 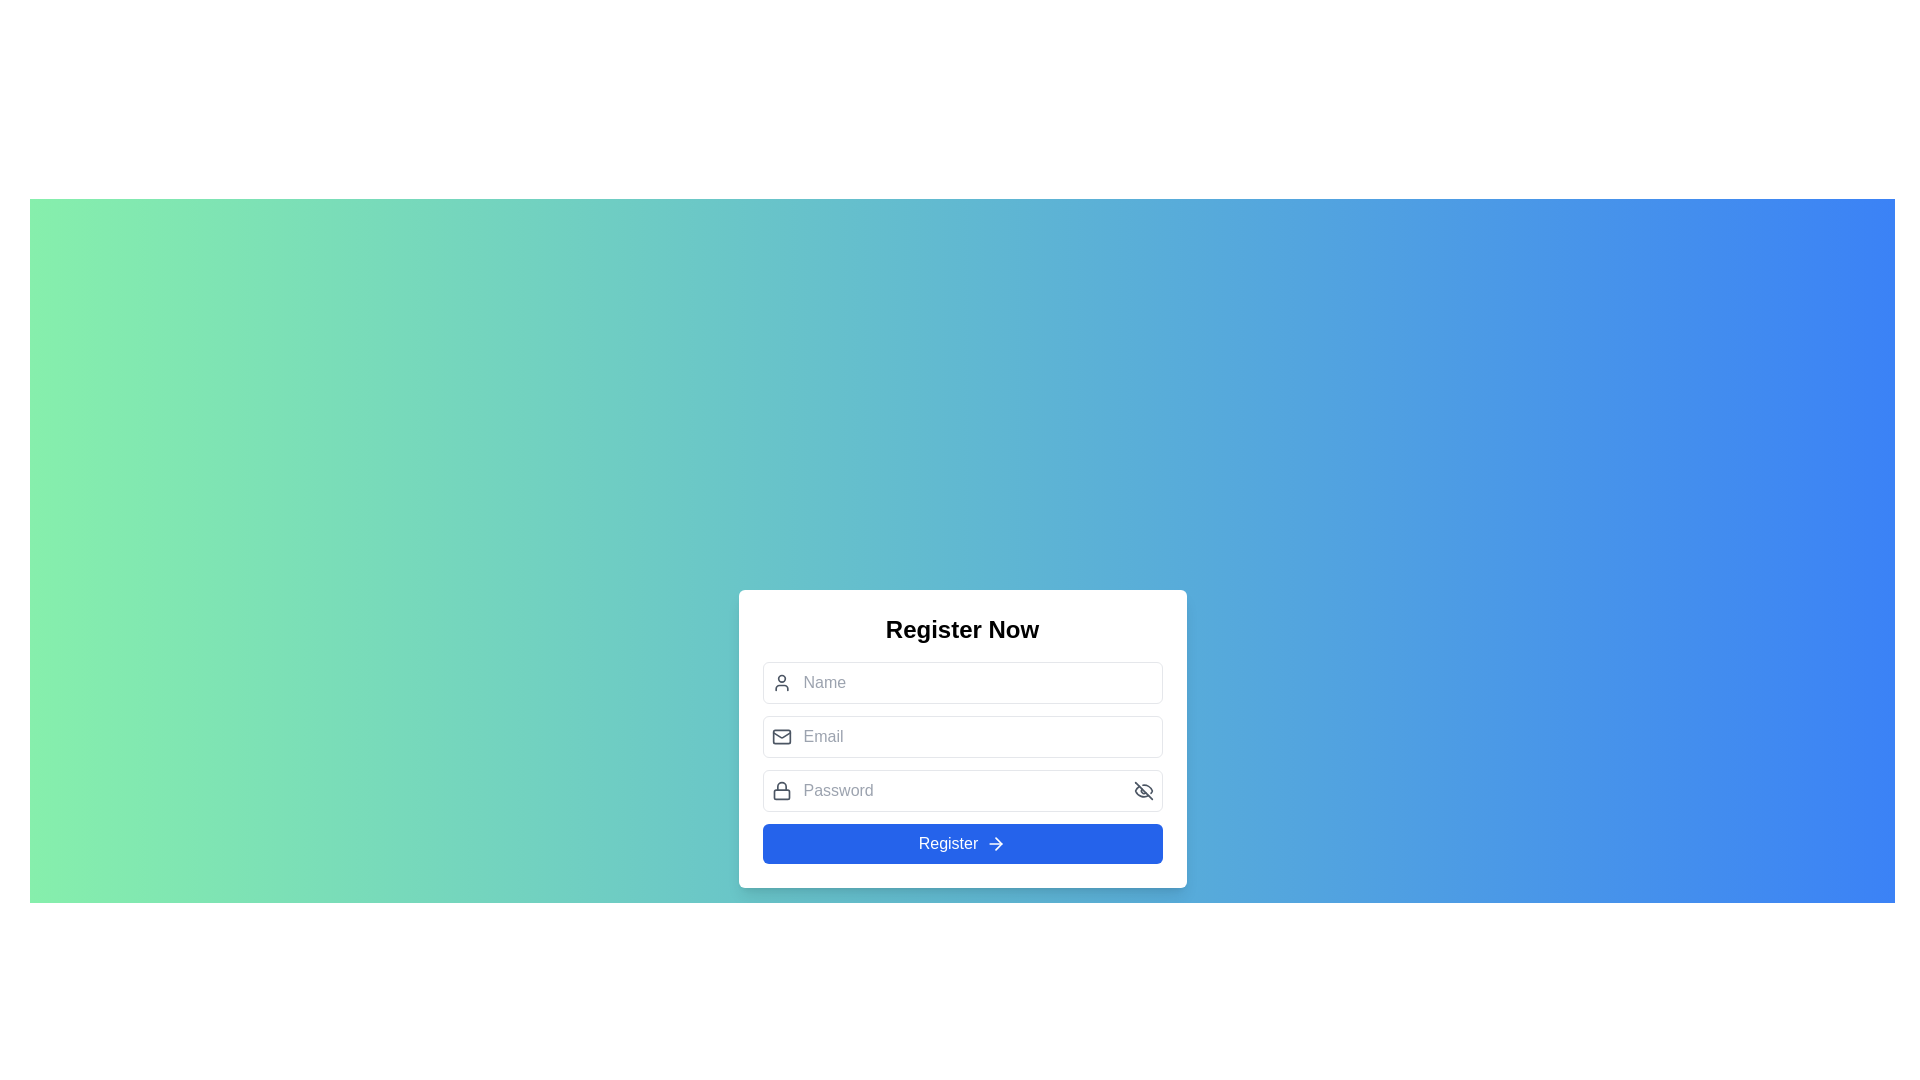 What do you see at coordinates (962, 736) in the screenshot?
I see `the Email input field within the 'Register Now' box` at bounding box center [962, 736].